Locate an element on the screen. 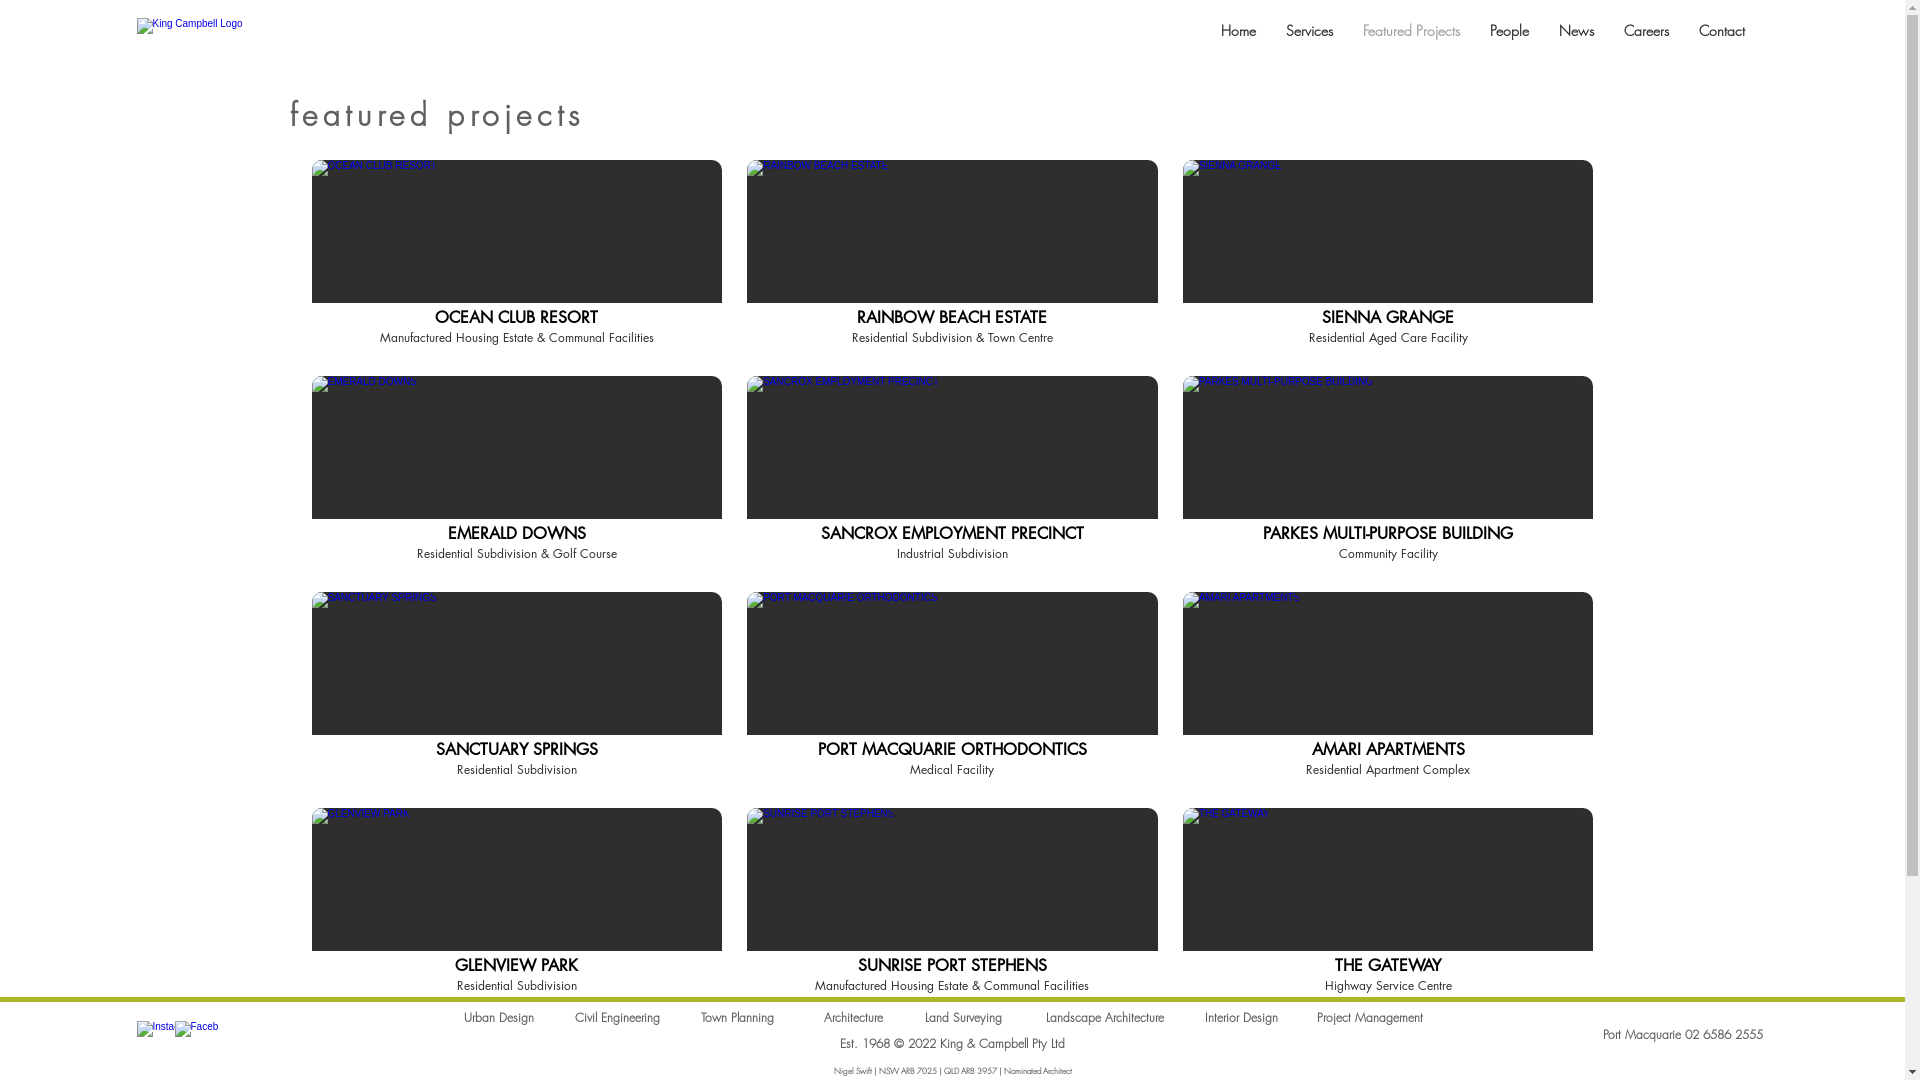 The image size is (1920, 1080). 'Interior Design' is located at coordinates (1239, 1017).